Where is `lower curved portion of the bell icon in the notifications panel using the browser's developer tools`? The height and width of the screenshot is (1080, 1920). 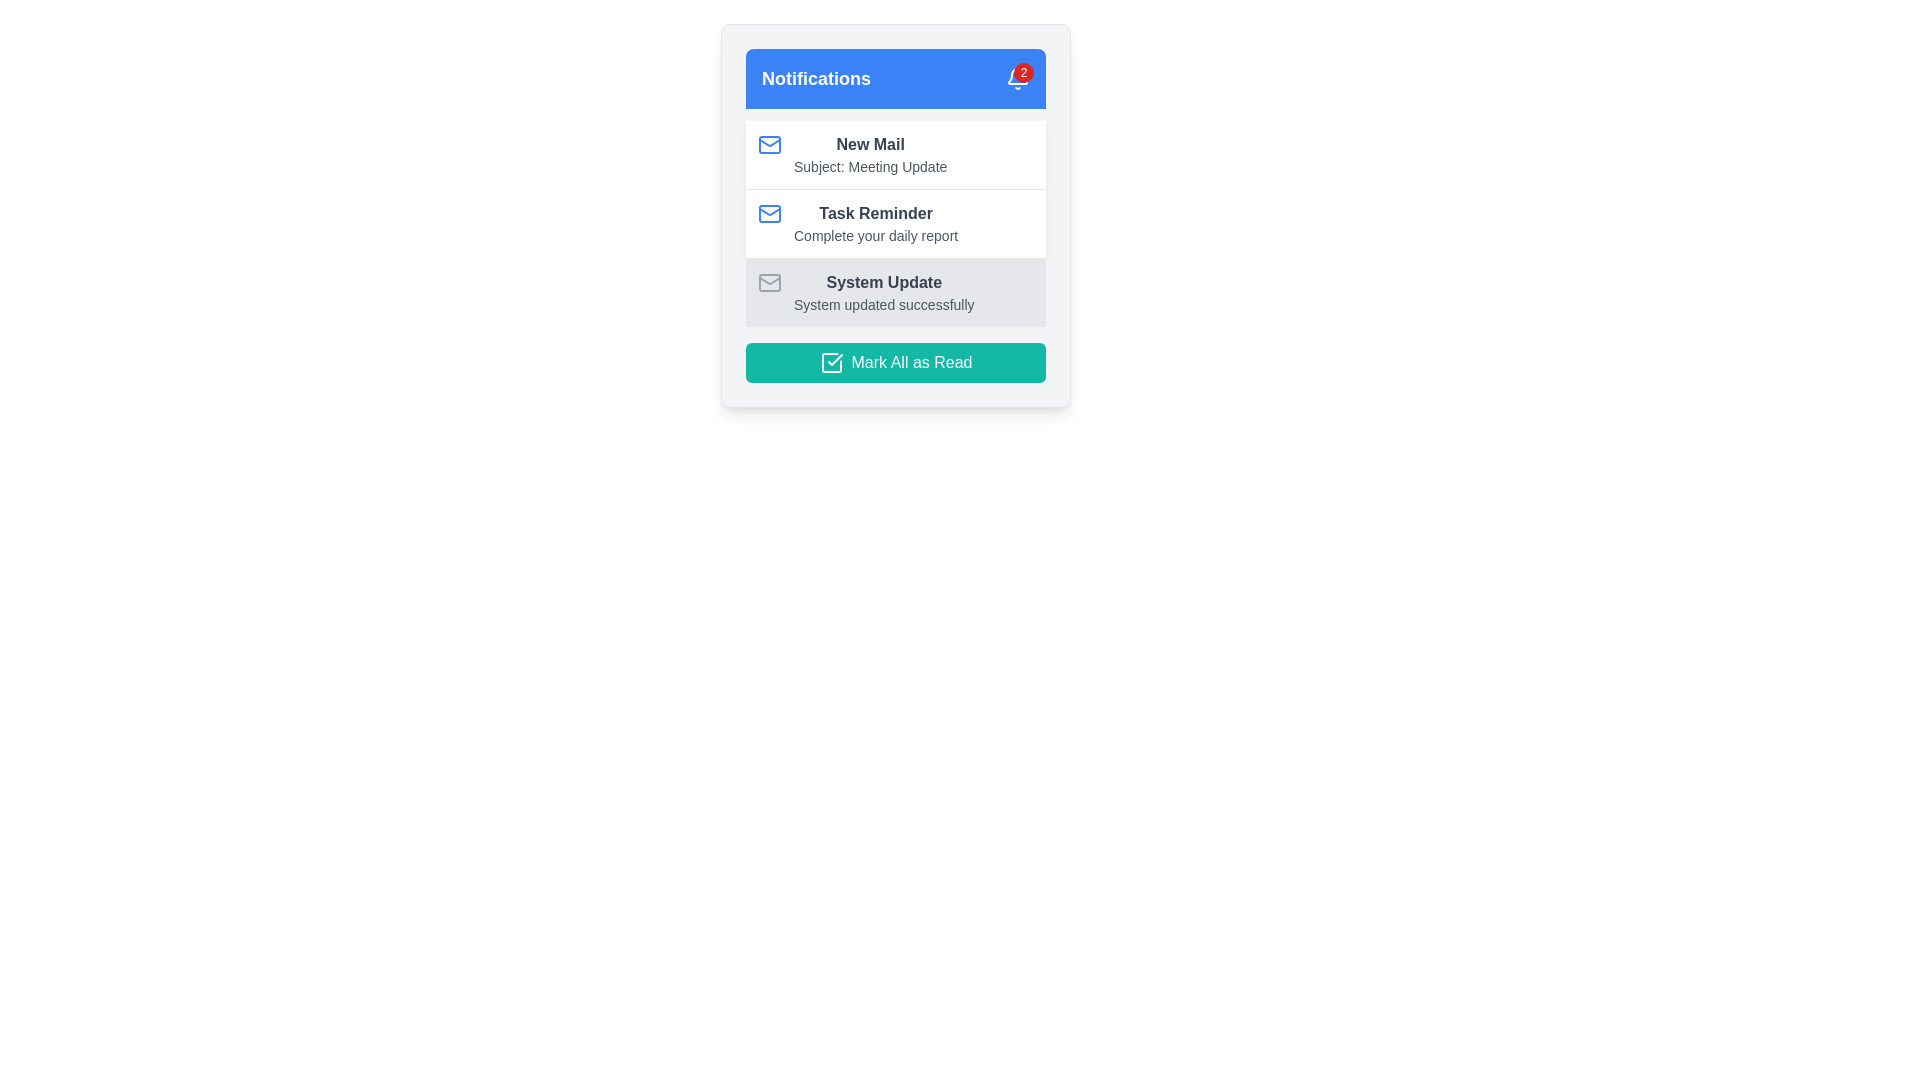
lower curved portion of the bell icon in the notifications panel using the browser's developer tools is located at coordinates (1017, 75).